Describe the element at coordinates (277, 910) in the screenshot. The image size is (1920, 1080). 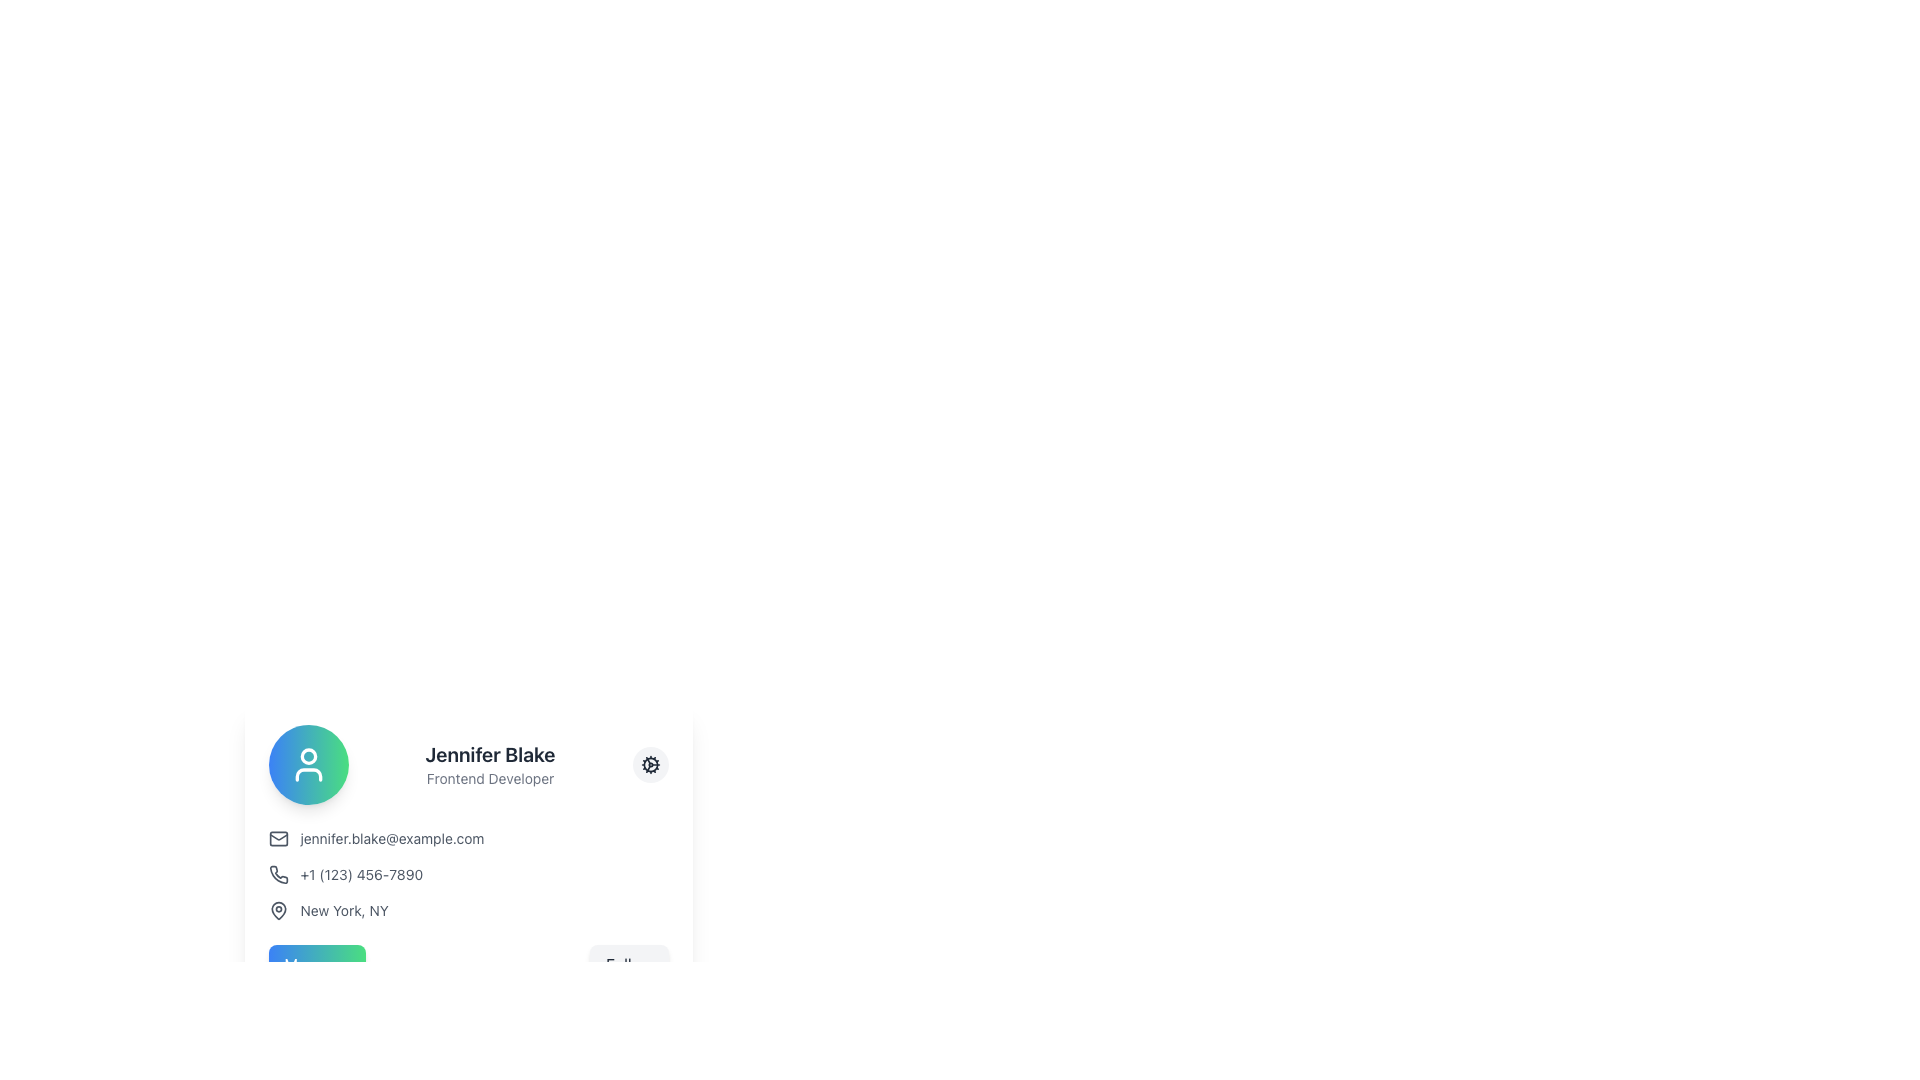
I see `the gray map pin icon, which is styled in a minimalist line art design and positioned to the left of the text 'New York, NY'` at that location.